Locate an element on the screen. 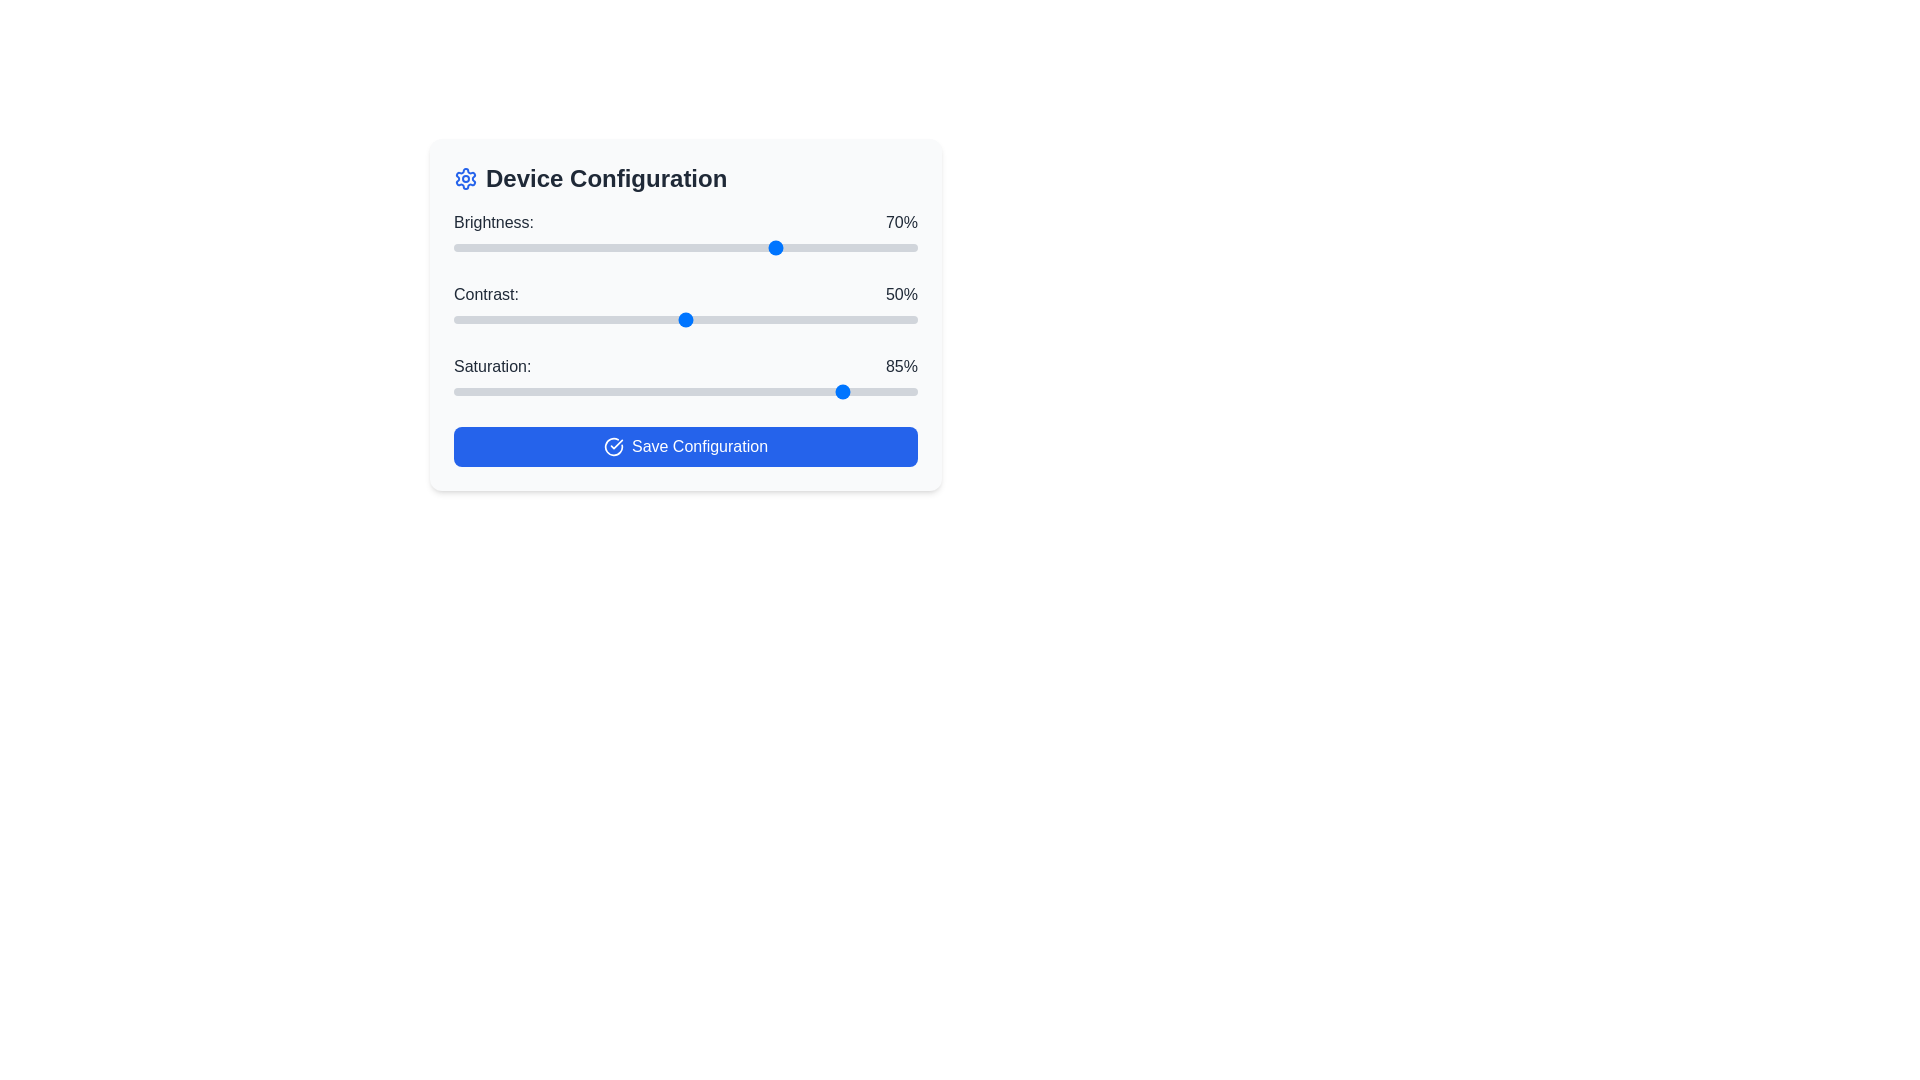  displayed percentage value '50%' from the bold text label located to the right of the 'Contrast:' slider in the 'Device Configuration' panel is located at coordinates (901, 294).